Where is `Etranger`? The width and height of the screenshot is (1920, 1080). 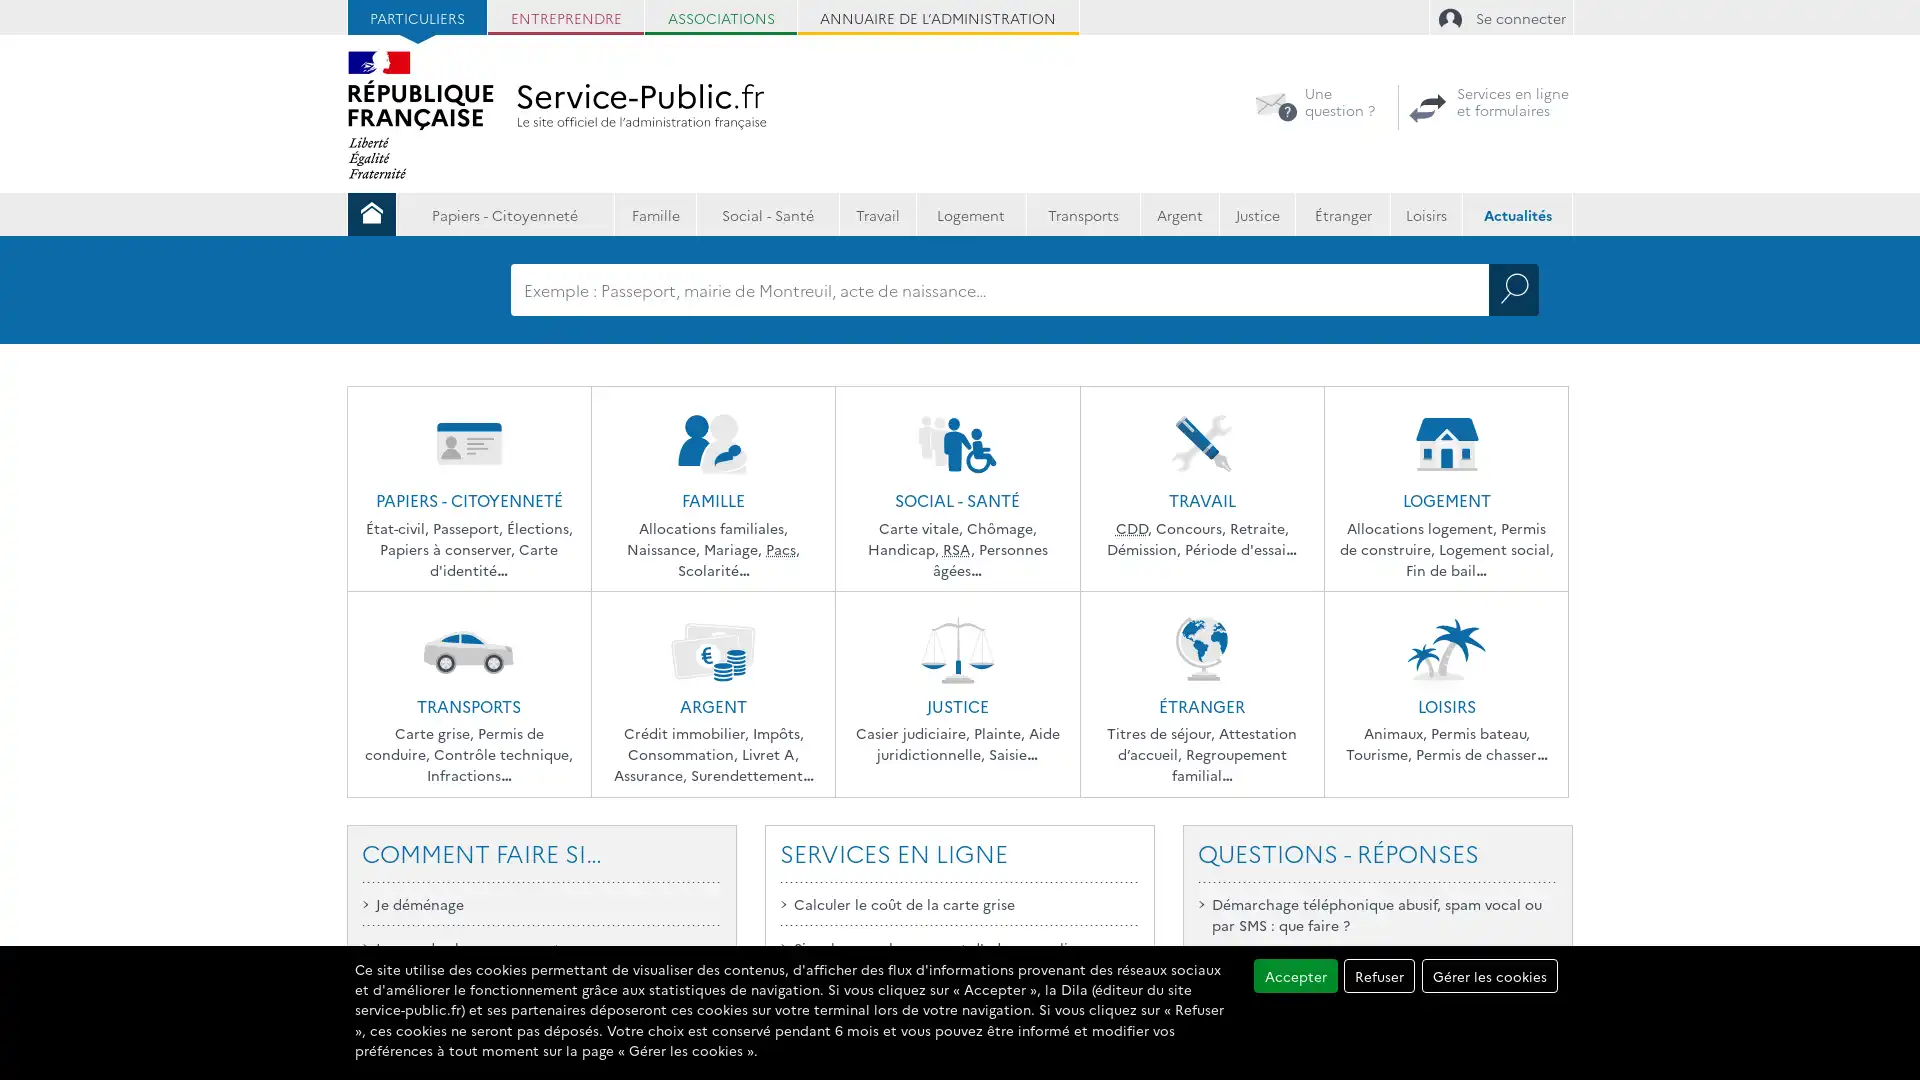
Etranger is located at coordinates (1343, 213).